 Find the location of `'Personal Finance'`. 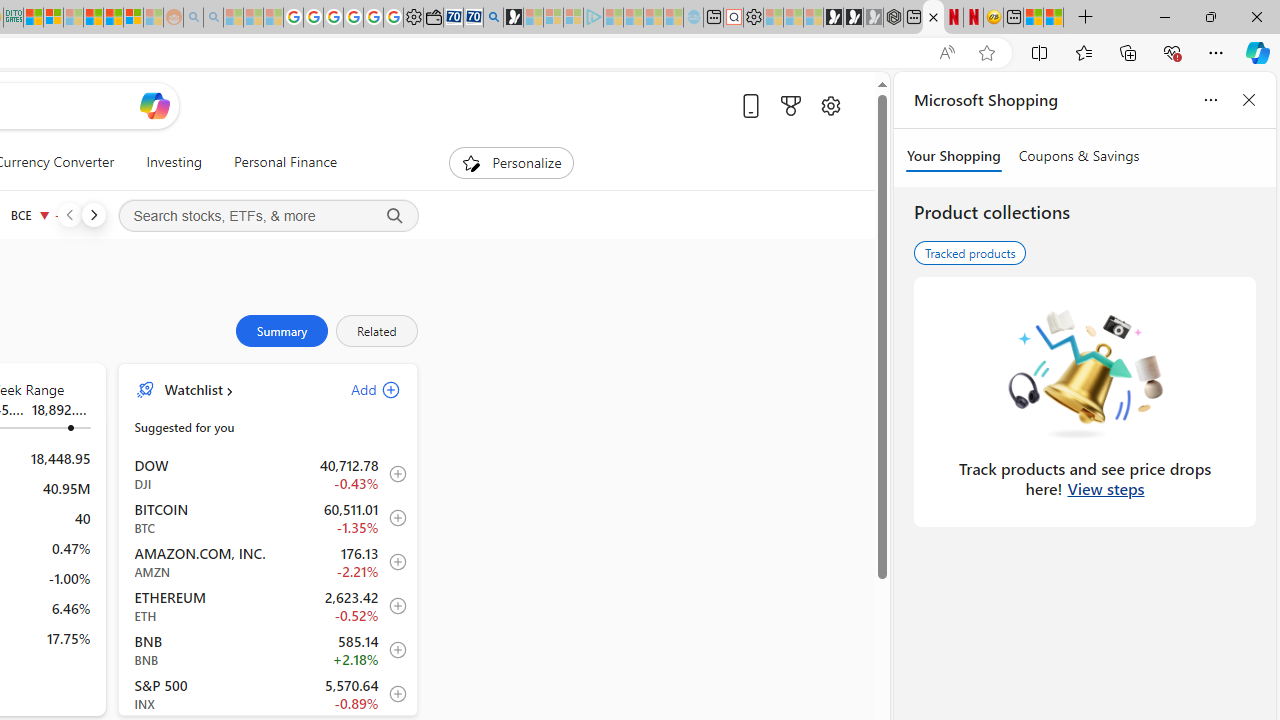

'Personal Finance' is located at coordinates (276, 162).